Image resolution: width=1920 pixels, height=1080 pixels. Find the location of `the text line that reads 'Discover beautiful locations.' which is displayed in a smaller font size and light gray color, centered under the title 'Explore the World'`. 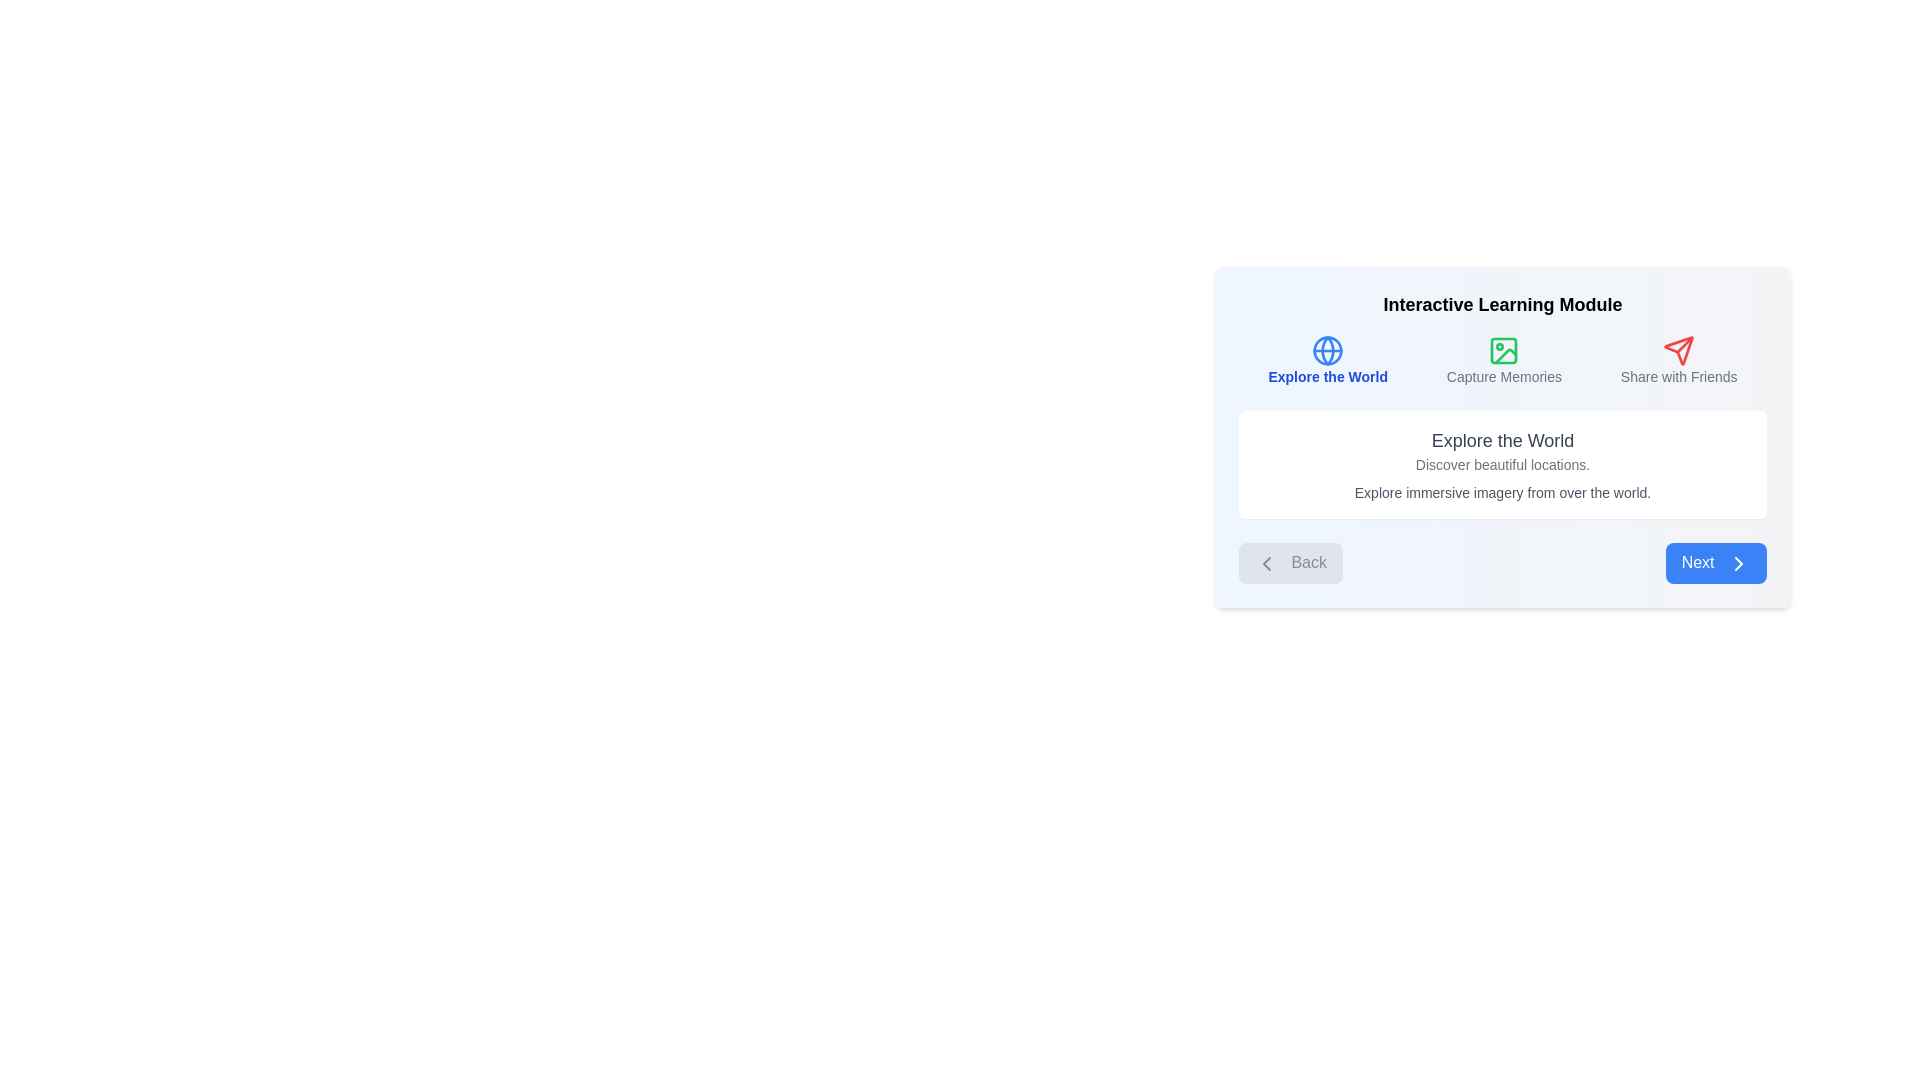

the text line that reads 'Discover beautiful locations.' which is displayed in a smaller font size and light gray color, centered under the title 'Explore the World' is located at coordinates (1502, 465).